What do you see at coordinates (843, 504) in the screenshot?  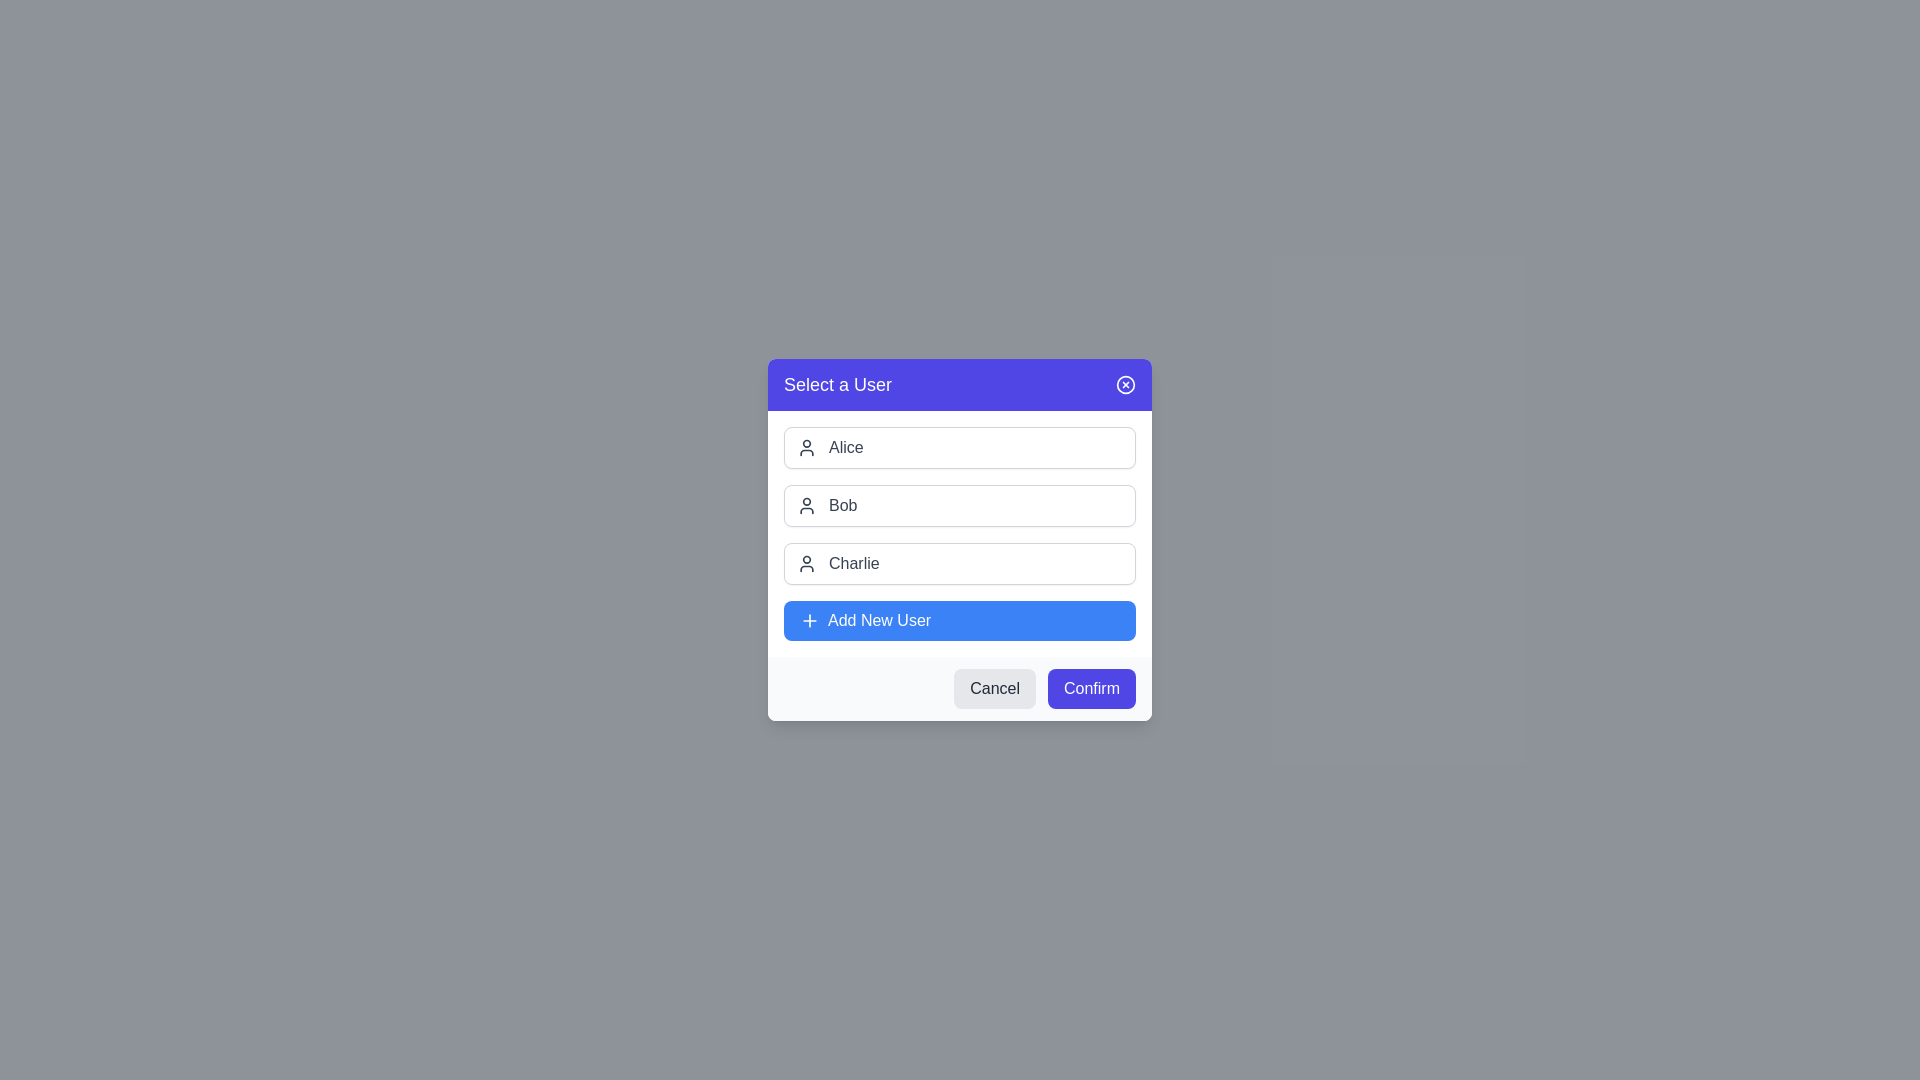 I see `the text label displaying the name 'Bob', which is part of a user selection panel and is centrally positioned within a rectangular area, located to the right of a user icon` at bounding box center [843, 504].